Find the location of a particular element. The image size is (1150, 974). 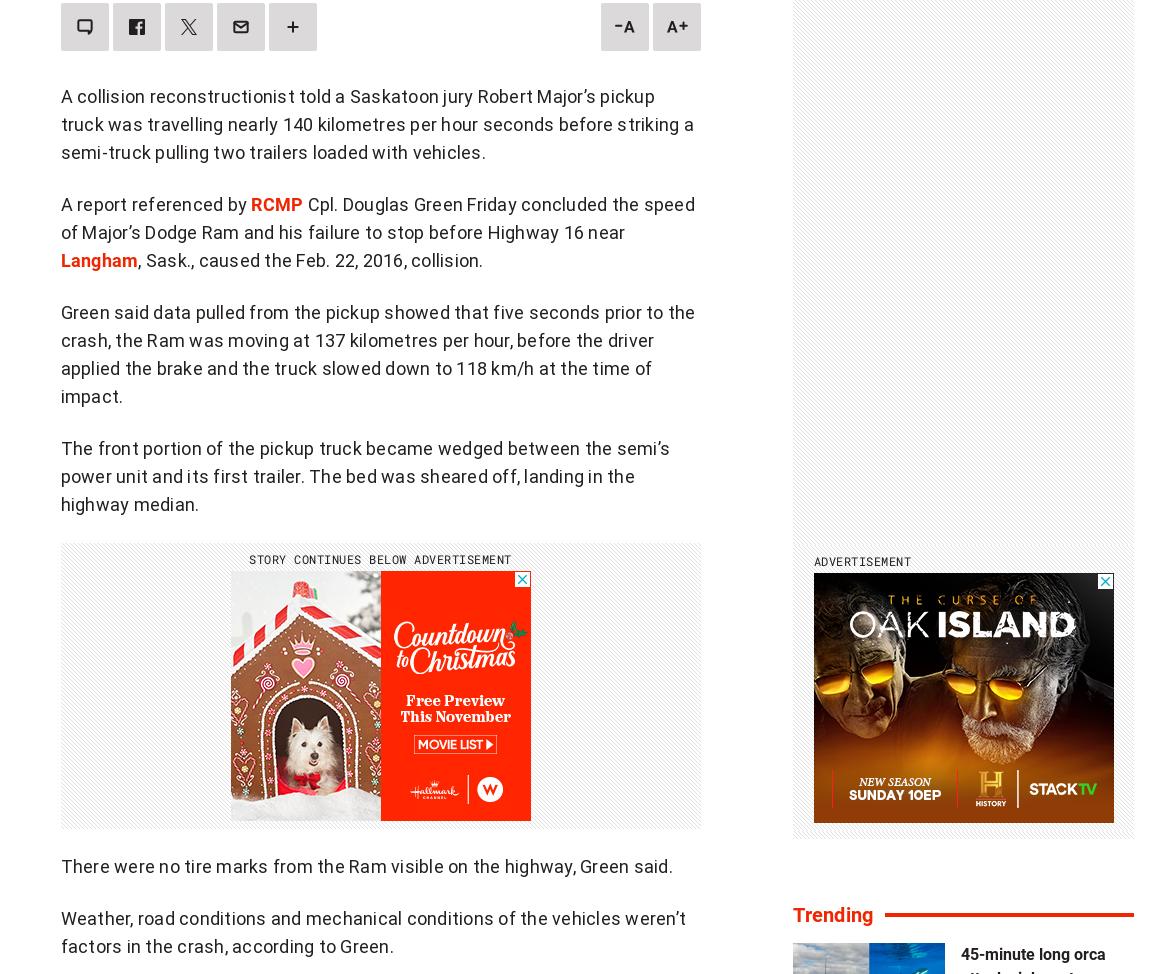

'Court also heard testimony from Scott Eckel, Major’s coworker who survived the crash, but doesn’t remember what happened.' is located at coordinates (375, 46).